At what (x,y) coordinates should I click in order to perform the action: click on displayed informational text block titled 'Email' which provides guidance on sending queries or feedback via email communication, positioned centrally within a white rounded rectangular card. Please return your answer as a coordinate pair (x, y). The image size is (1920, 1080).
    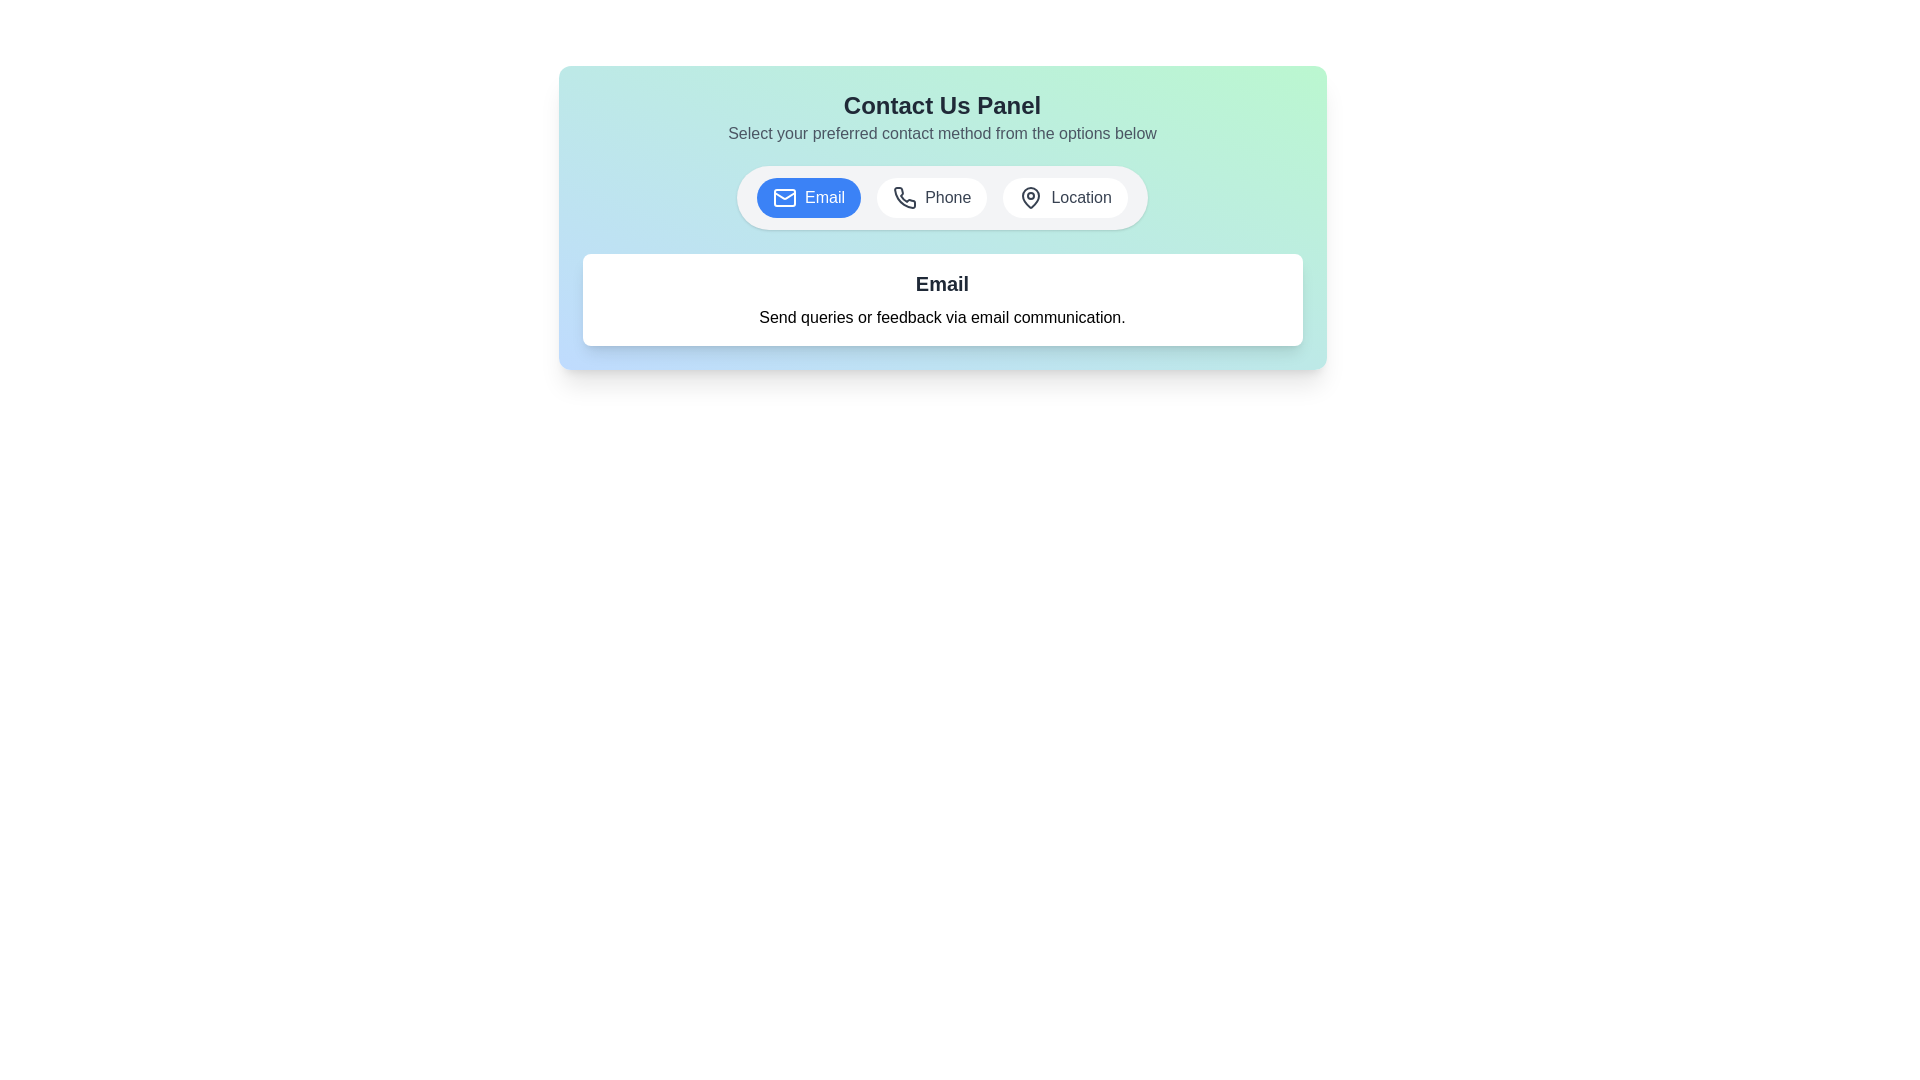
    Looking at the image, I should click on (941, 300).